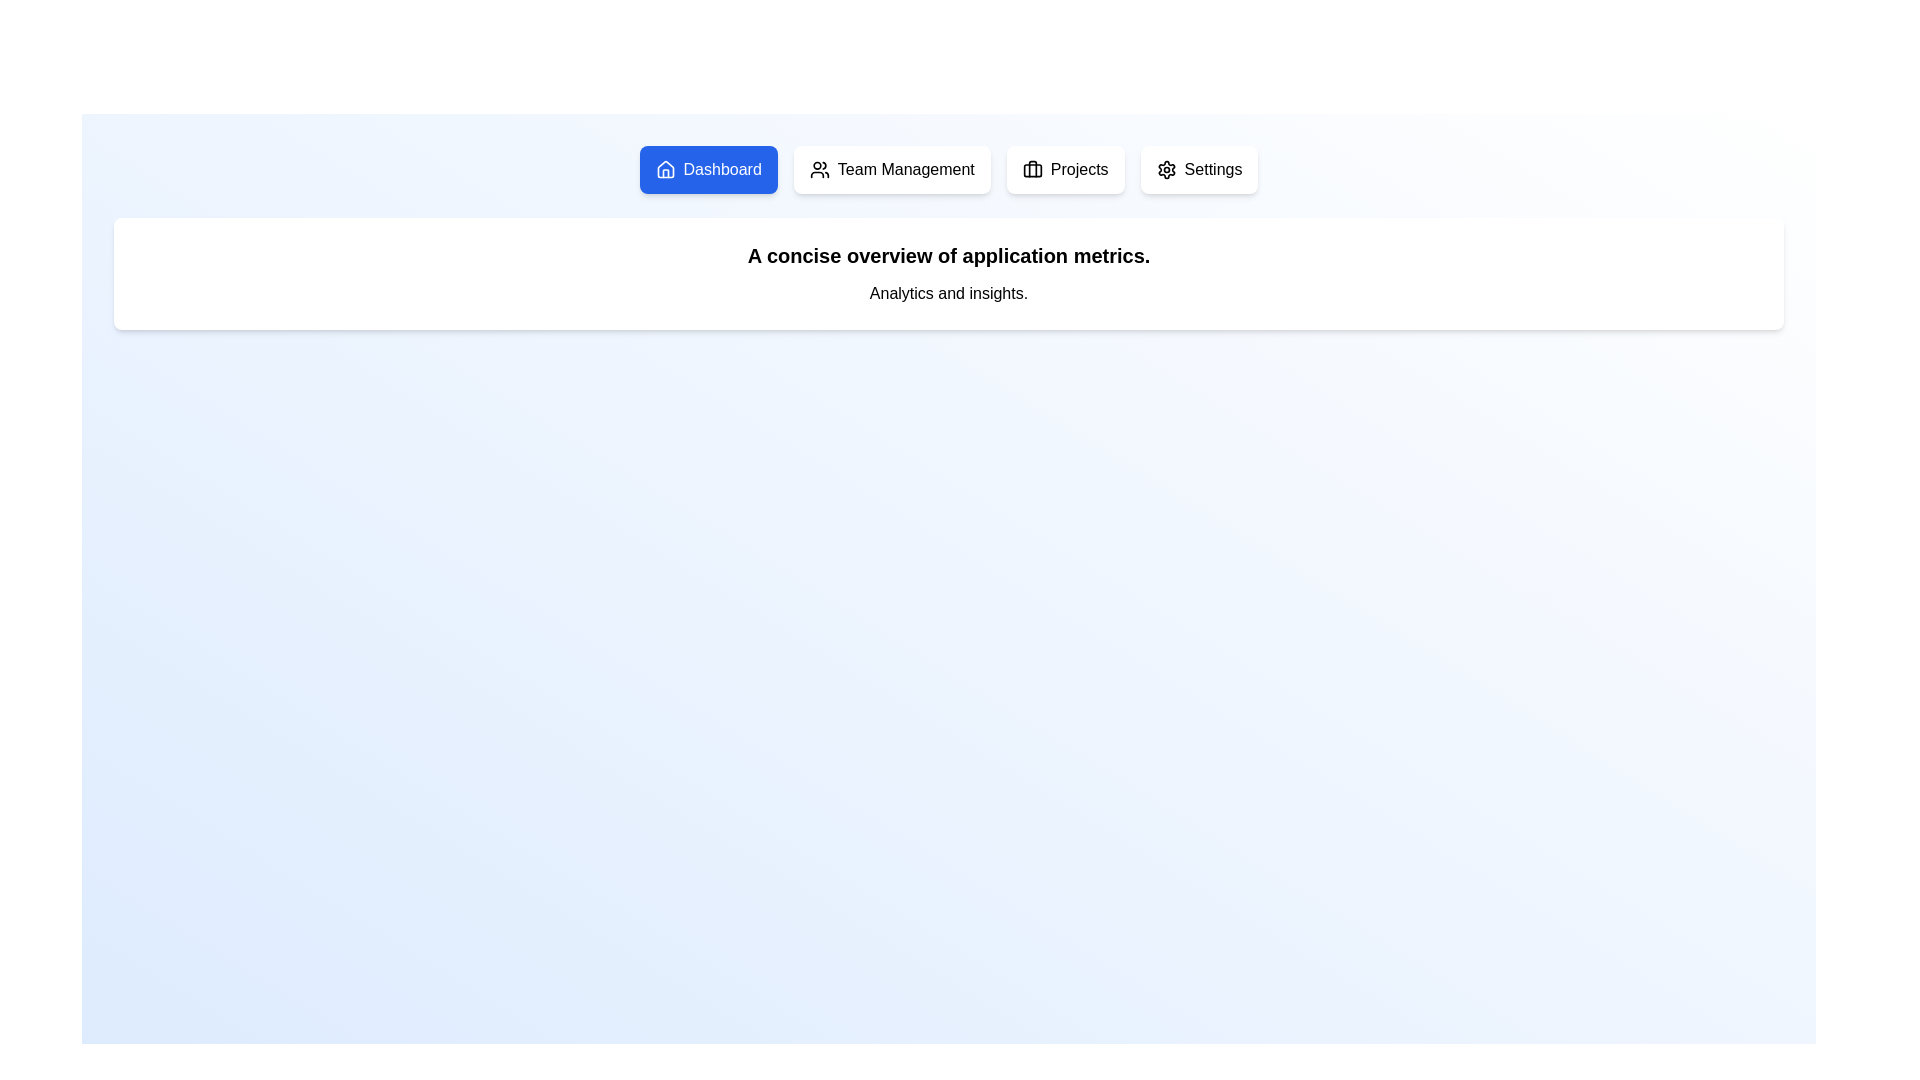  Describe the element at coordinates (721, 168) in the screenshot. I see `the 'Dashboard' text label, which is displayed in white within a rounded rectangle with a blue background, to focus or navigate` at that location.